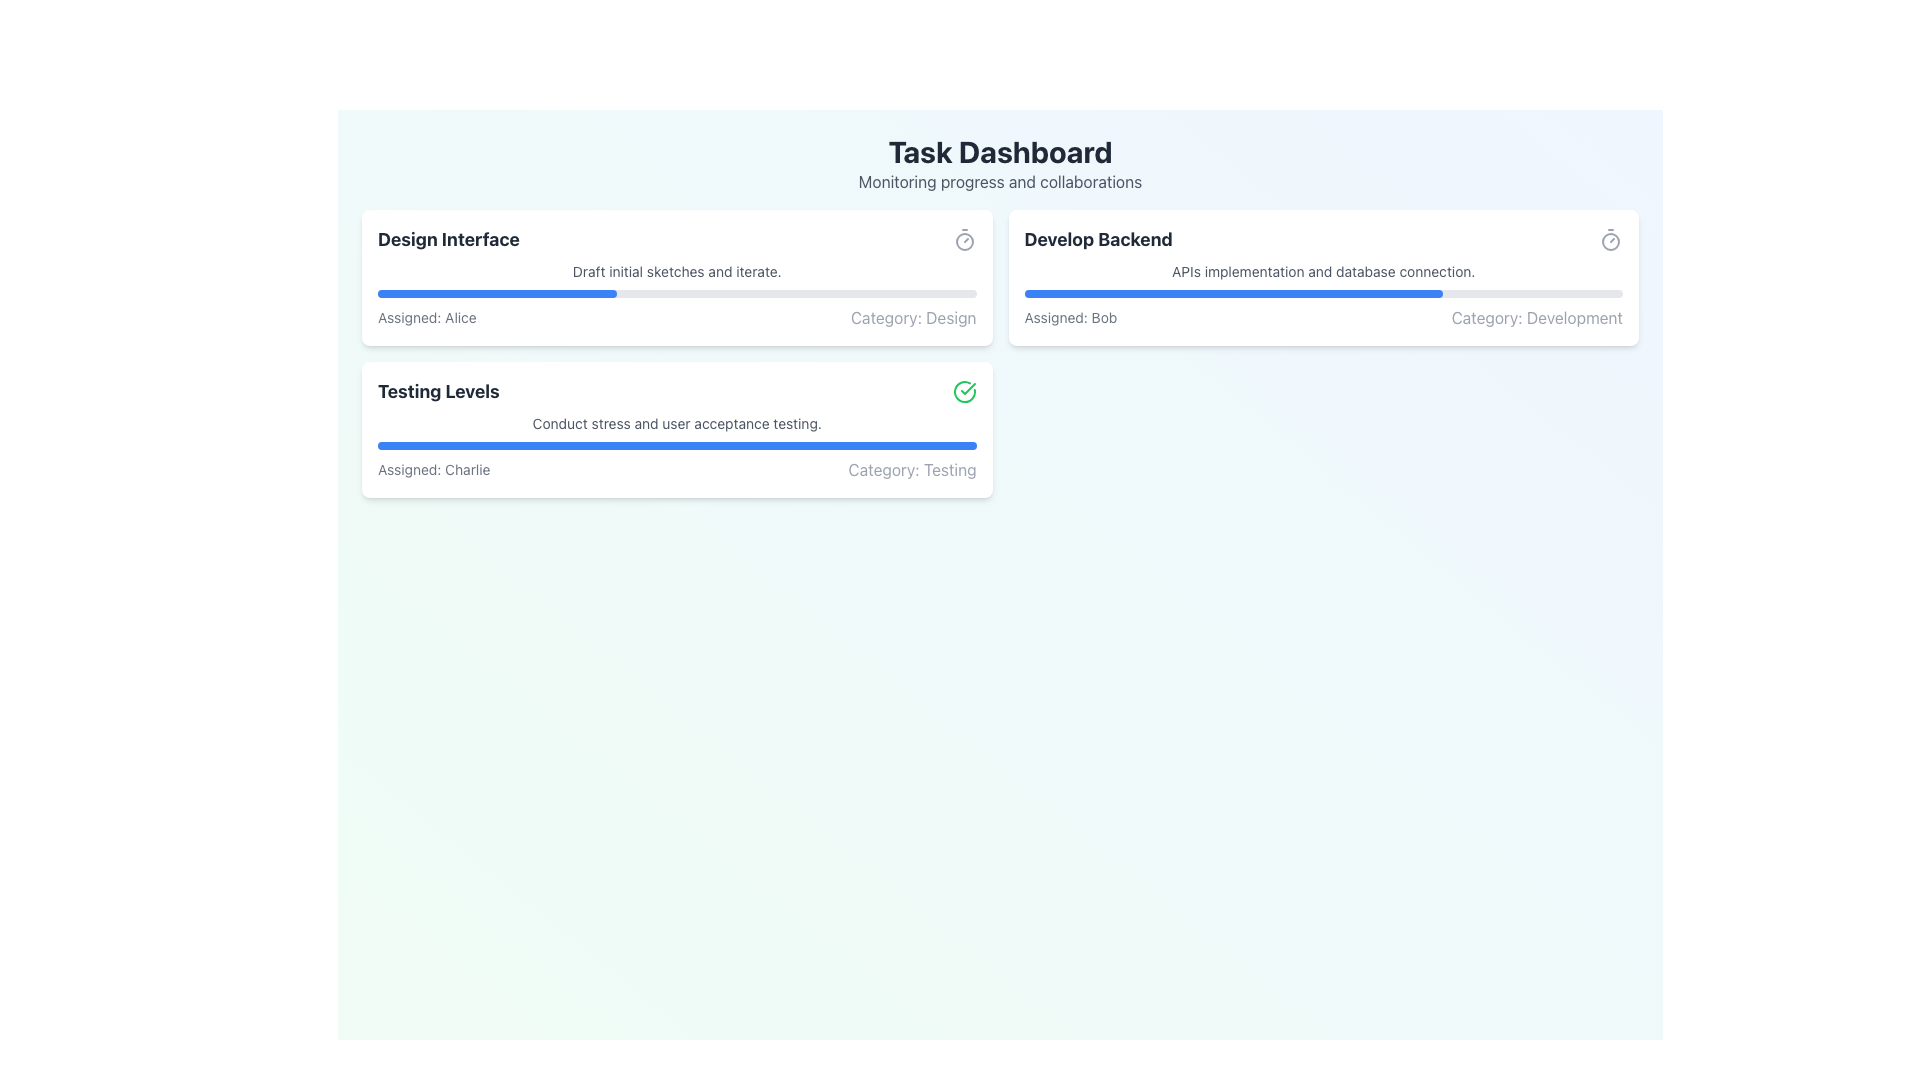  What do you see at coordinates (1323, 272) in the screenshot?
I see `the static text label that provides a summary of the task labeled 'Develop Backend', which is positioned below the title and above the progress bar` at bounding box center [1323, 272].